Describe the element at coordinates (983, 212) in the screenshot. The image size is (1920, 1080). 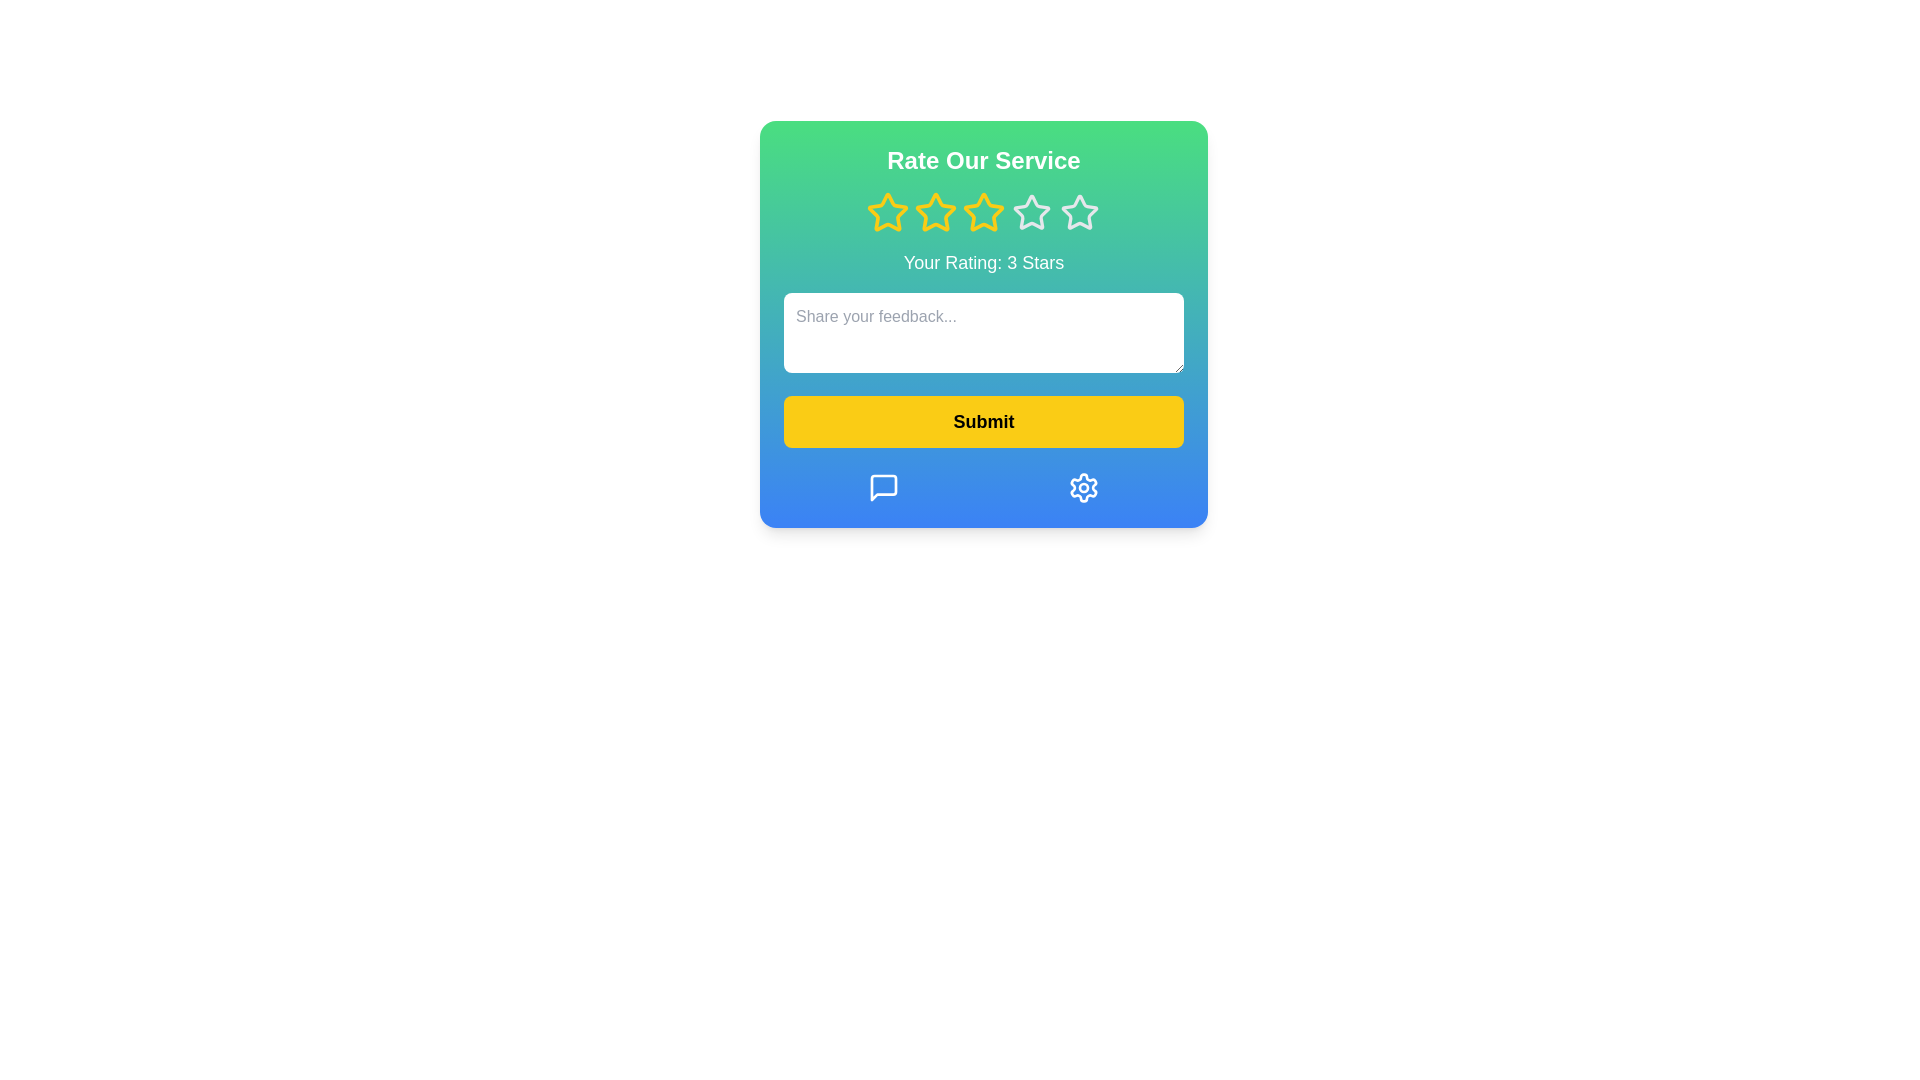
I see `the third star icon in the interactive rating section, which is styled with a yellow outline and transparent center` at that location.